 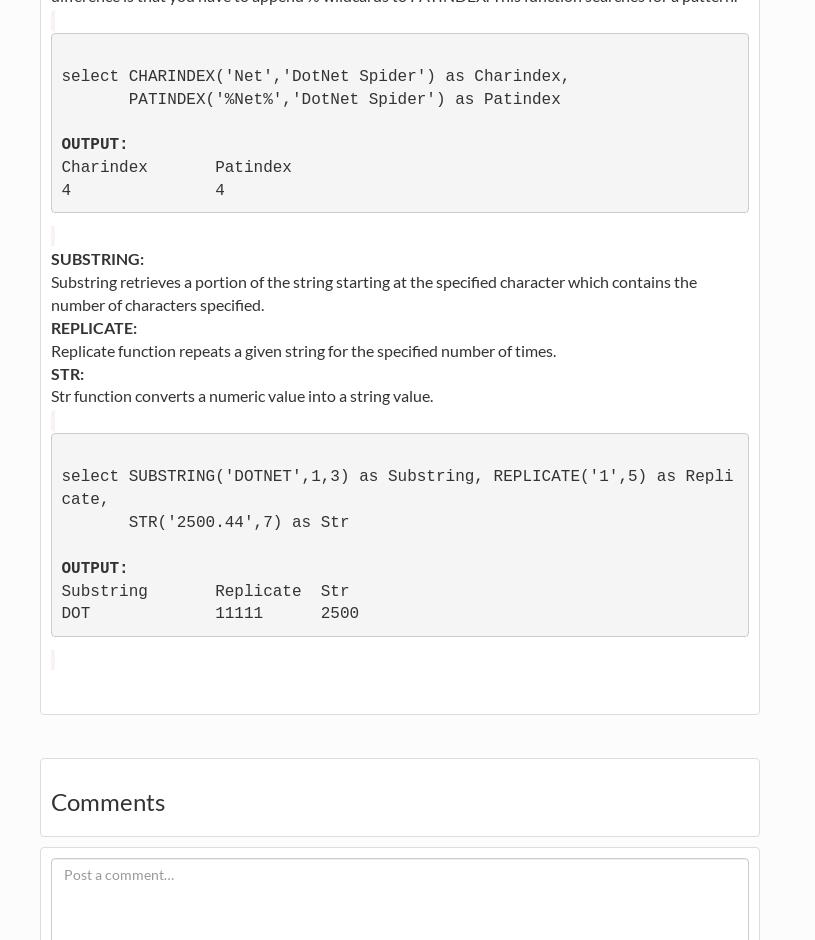 What do you see at coordinates (50, 395) in the screenshot?
I see `'Str function converts a numeric value into a string value.'` at bounding box center [50, 395].